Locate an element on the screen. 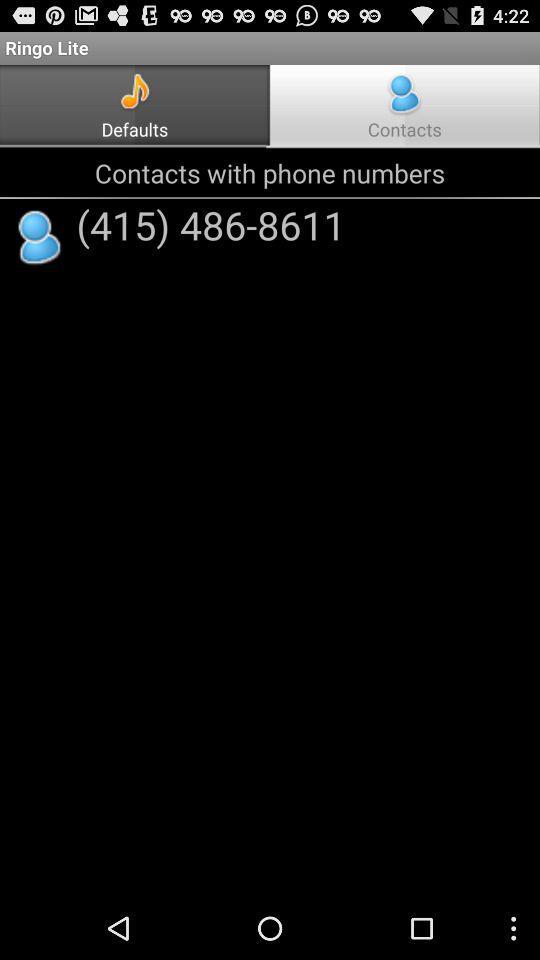 This screenshot has height=960, width=540. the icon next to (415) 486-8611 item is located at coordinates (40, 238).